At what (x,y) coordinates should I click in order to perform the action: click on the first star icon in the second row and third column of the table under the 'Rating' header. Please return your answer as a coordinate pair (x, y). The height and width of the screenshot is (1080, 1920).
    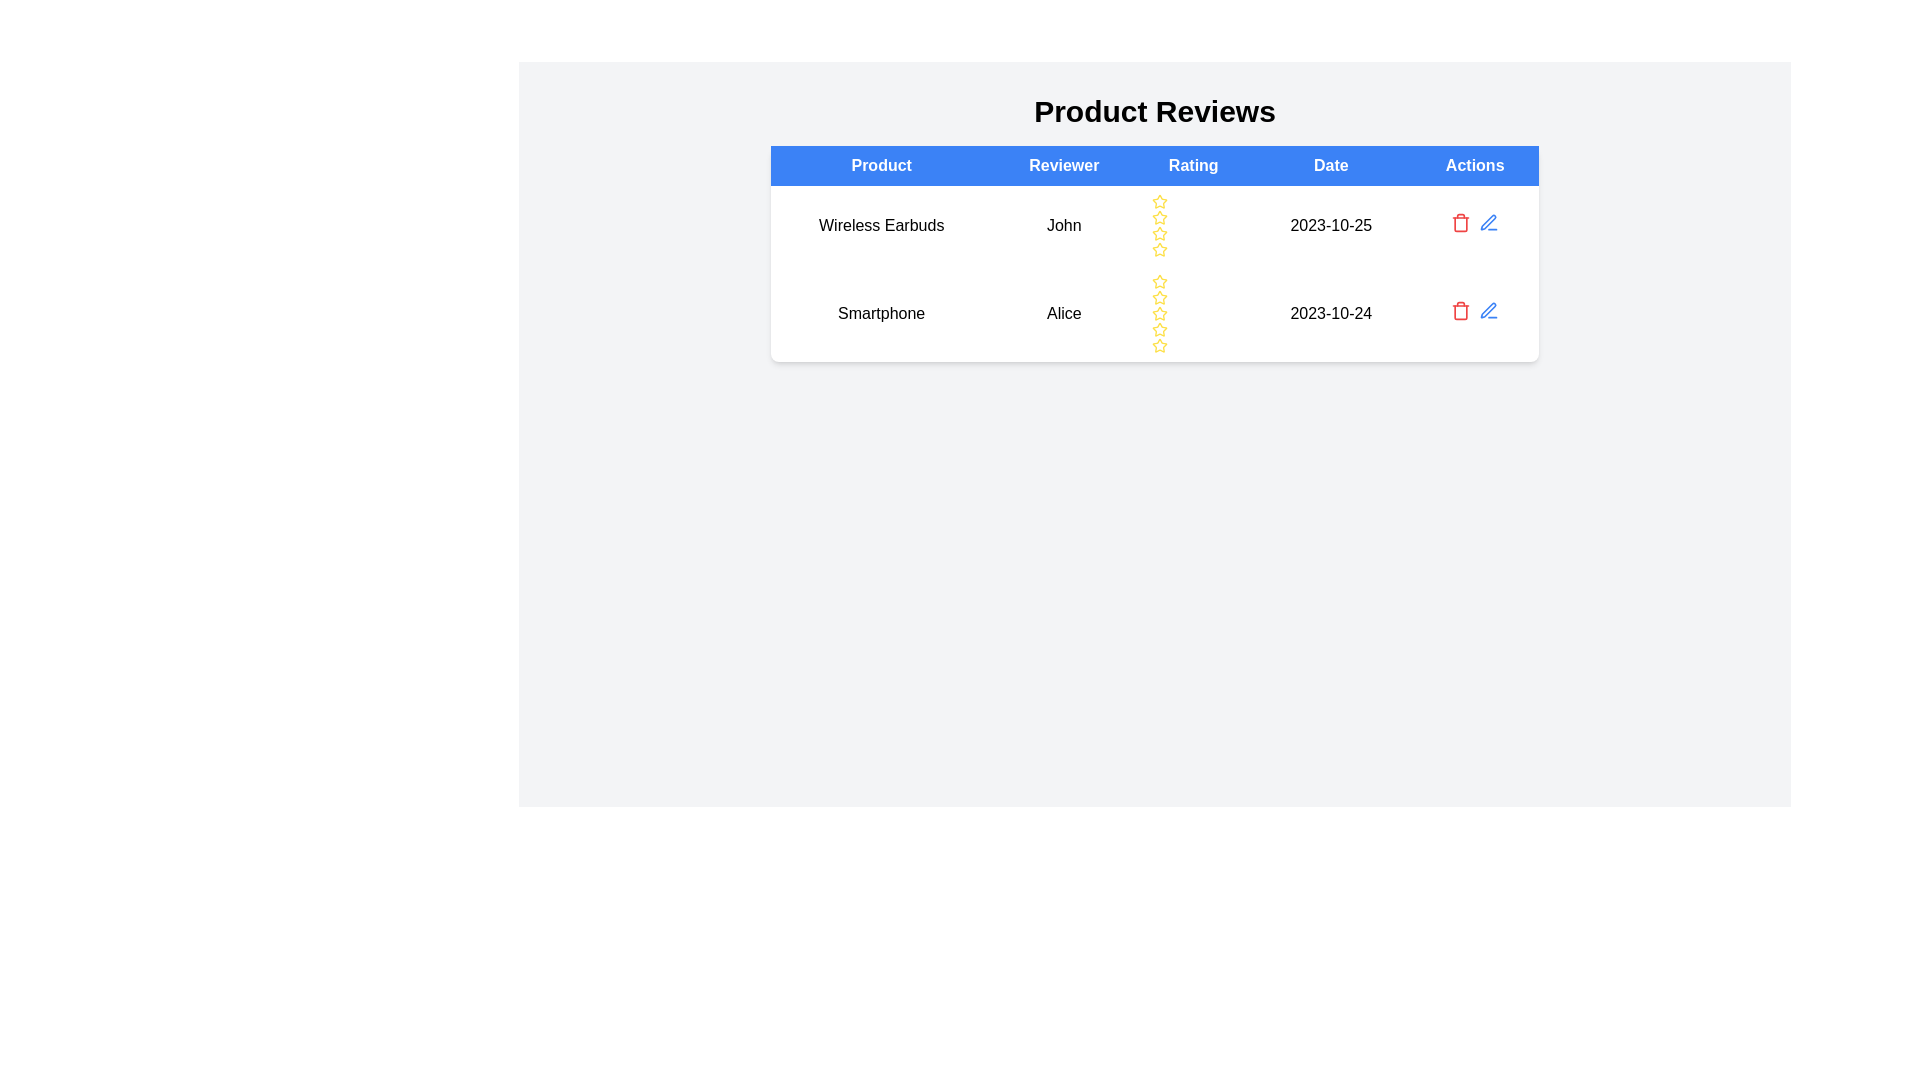
    Looking at the image, I should click on (1160, 281).